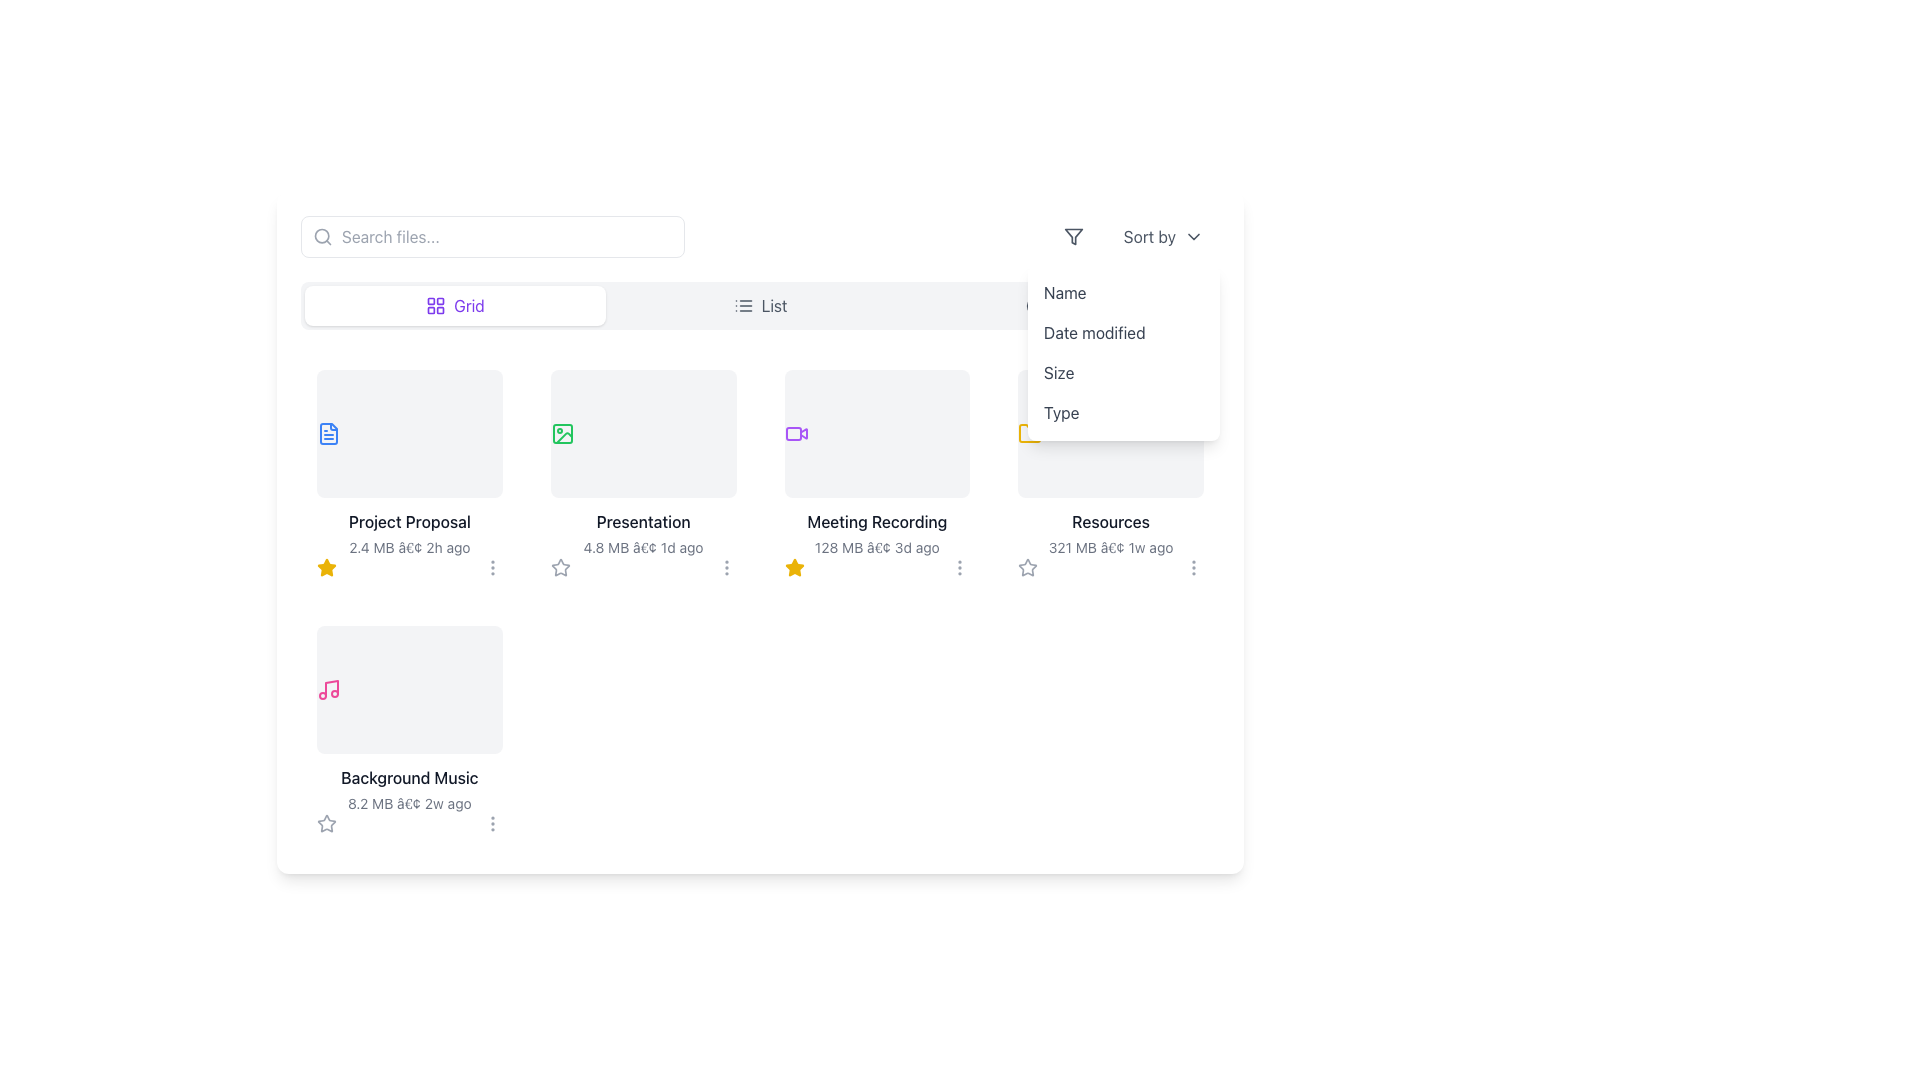  I want to click on the 'Grid', 'List', or 'Recent' option in the Navigation menu located below the search input field, so click(759, 305).